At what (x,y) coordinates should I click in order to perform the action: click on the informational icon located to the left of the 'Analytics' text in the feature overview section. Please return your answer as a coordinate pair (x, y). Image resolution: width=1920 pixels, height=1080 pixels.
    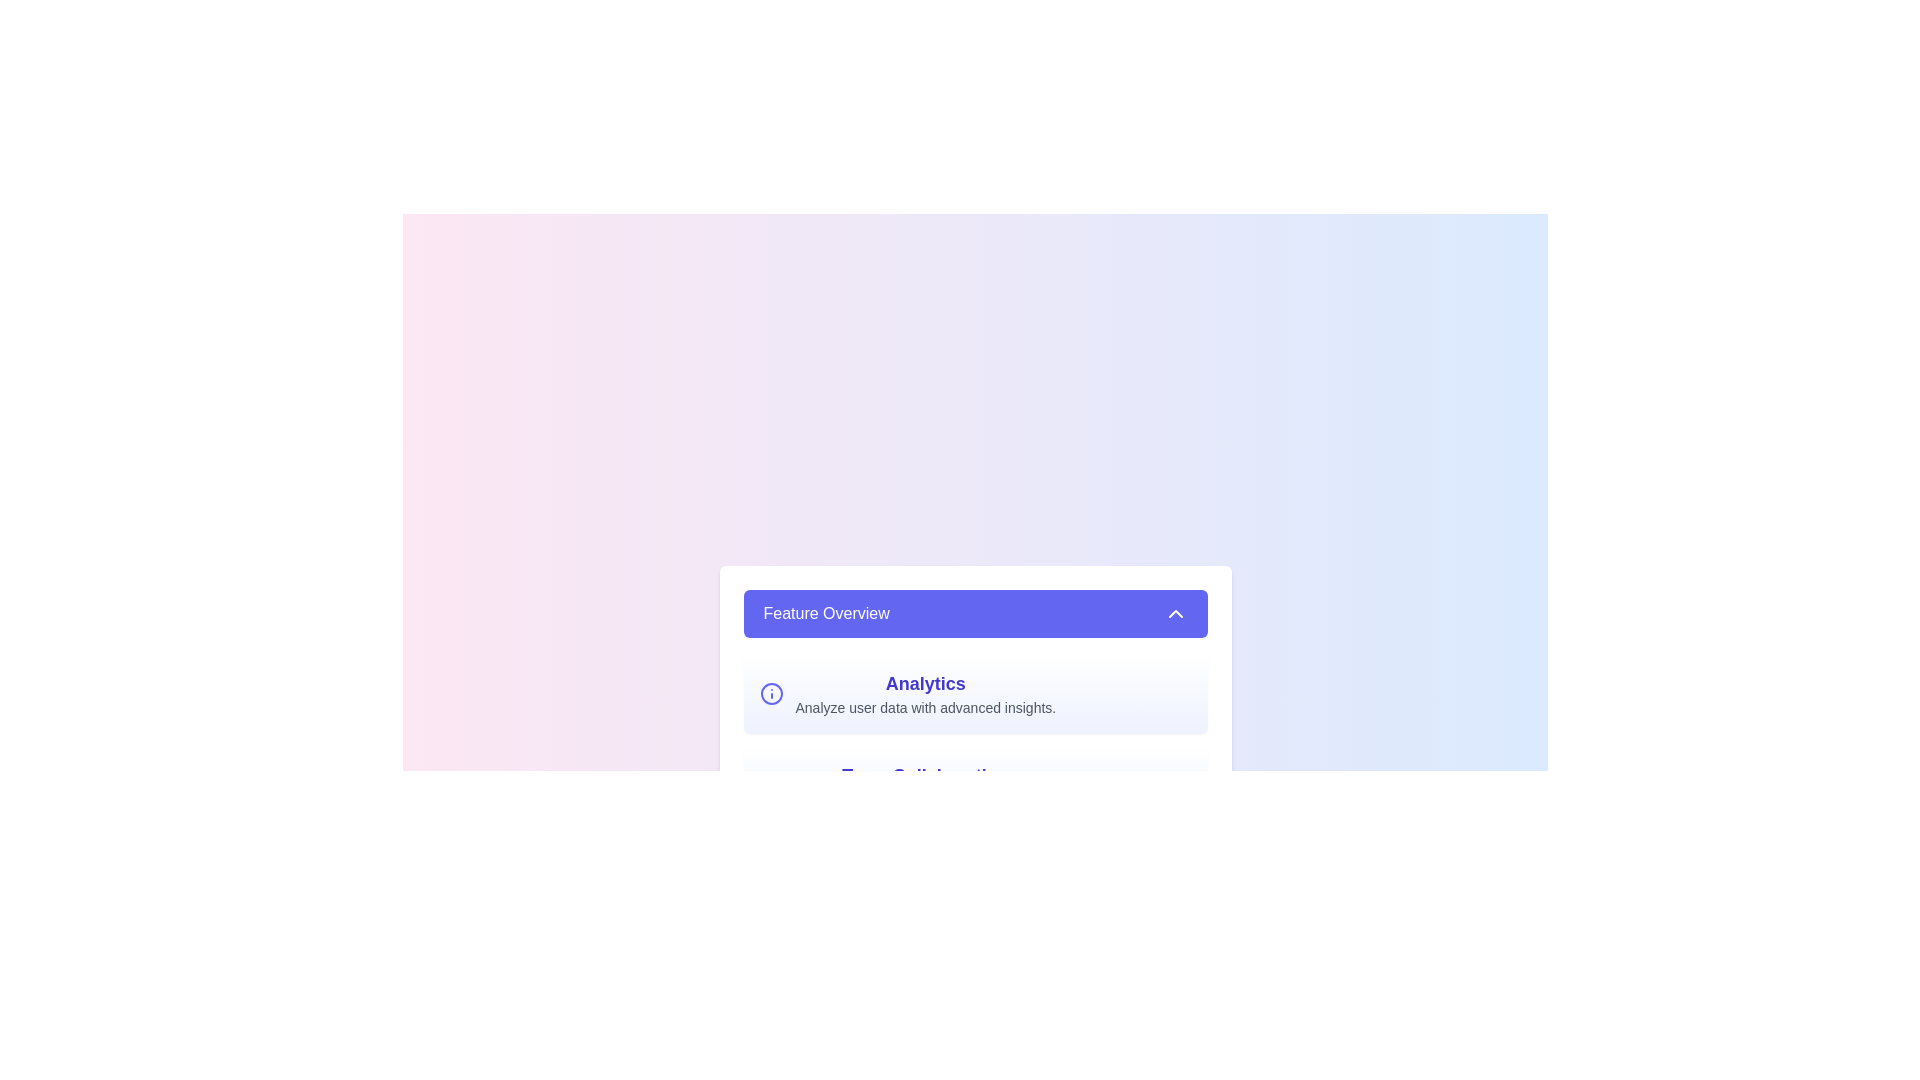
    Looking at the image, I should click on (770, 693).